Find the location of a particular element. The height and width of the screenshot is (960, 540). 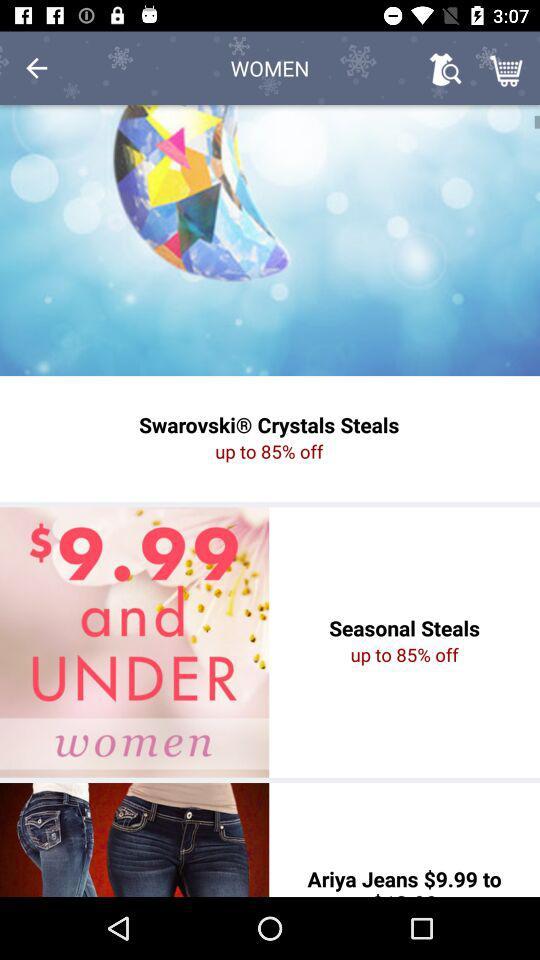

the item next to women icon is located at coordinates (445, 68).